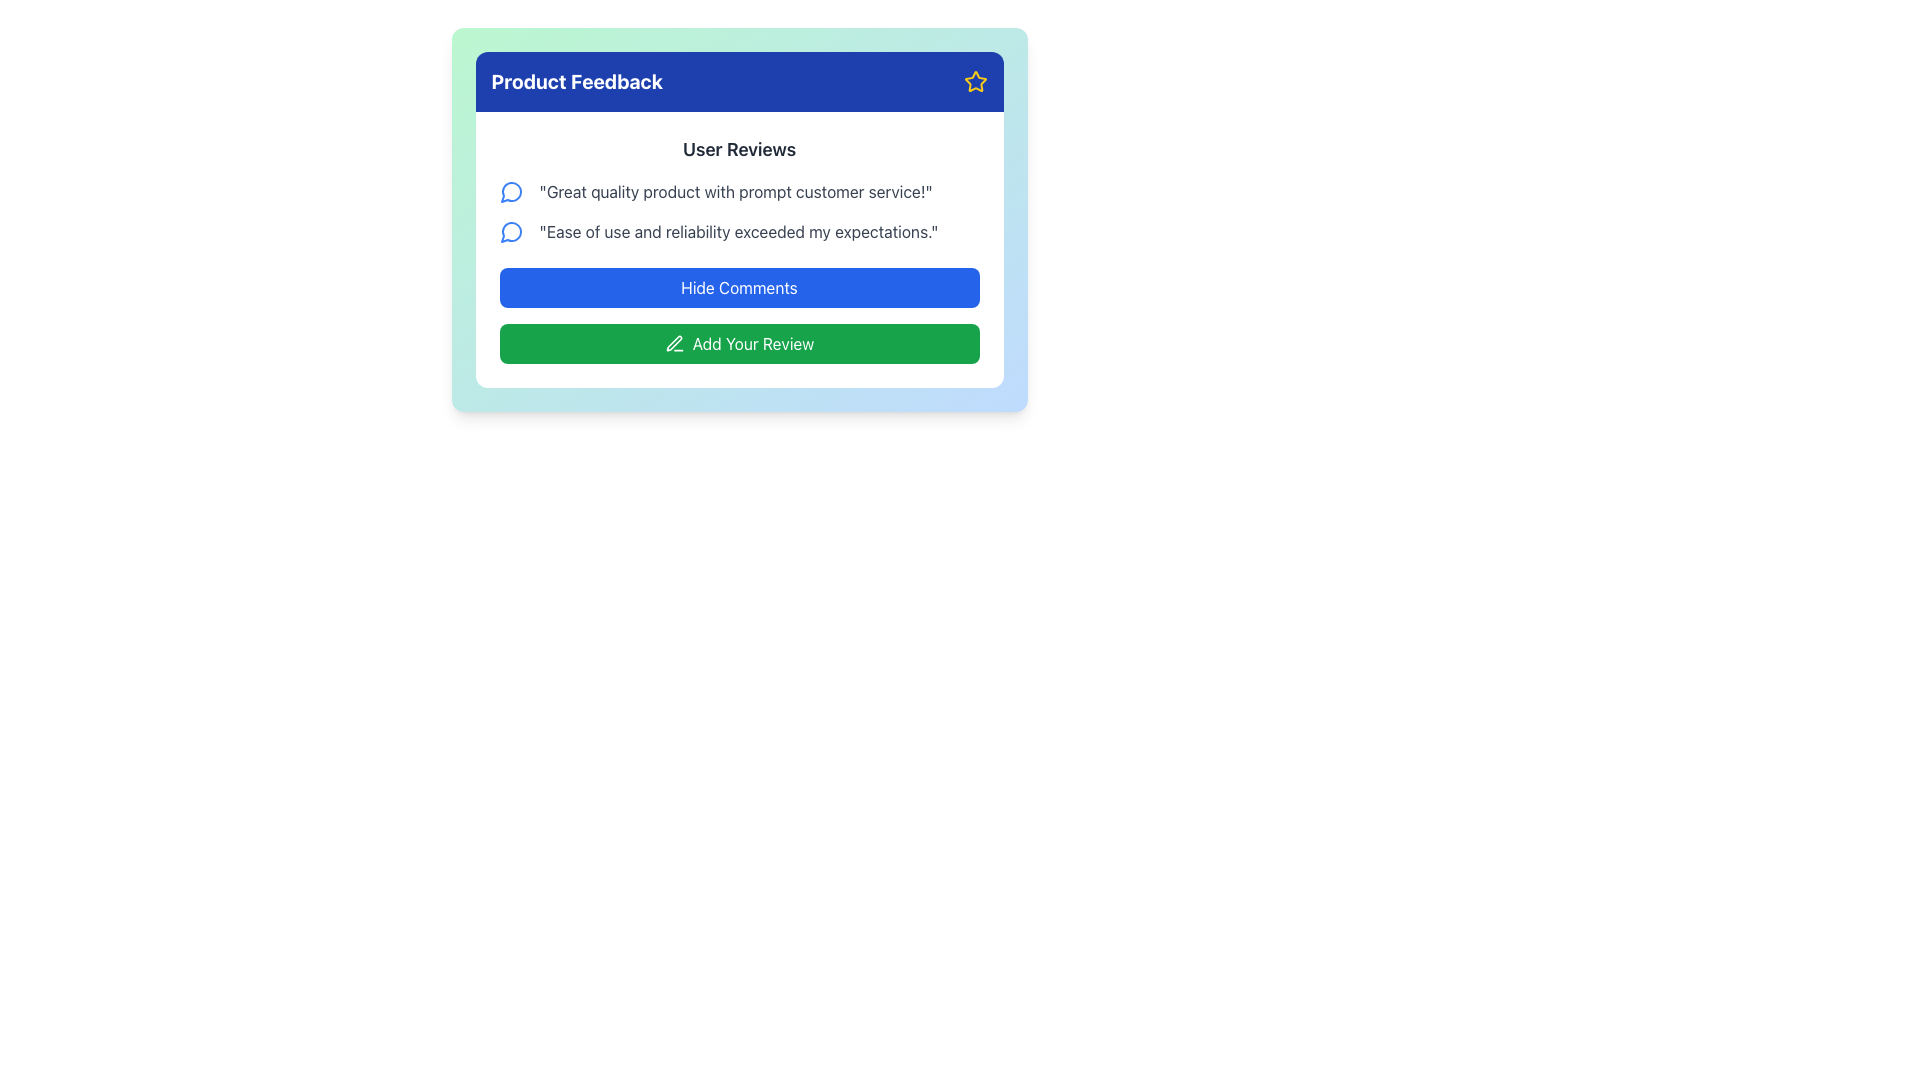  What do you see at coordinates (510, 192) in the screenshot?
I see `the graphical icon representing user comments or feedback located under the 'User Reviews' section, adjacent to the text 'Great quality product with prompt customer service!'` at bounding box center [510, 192].